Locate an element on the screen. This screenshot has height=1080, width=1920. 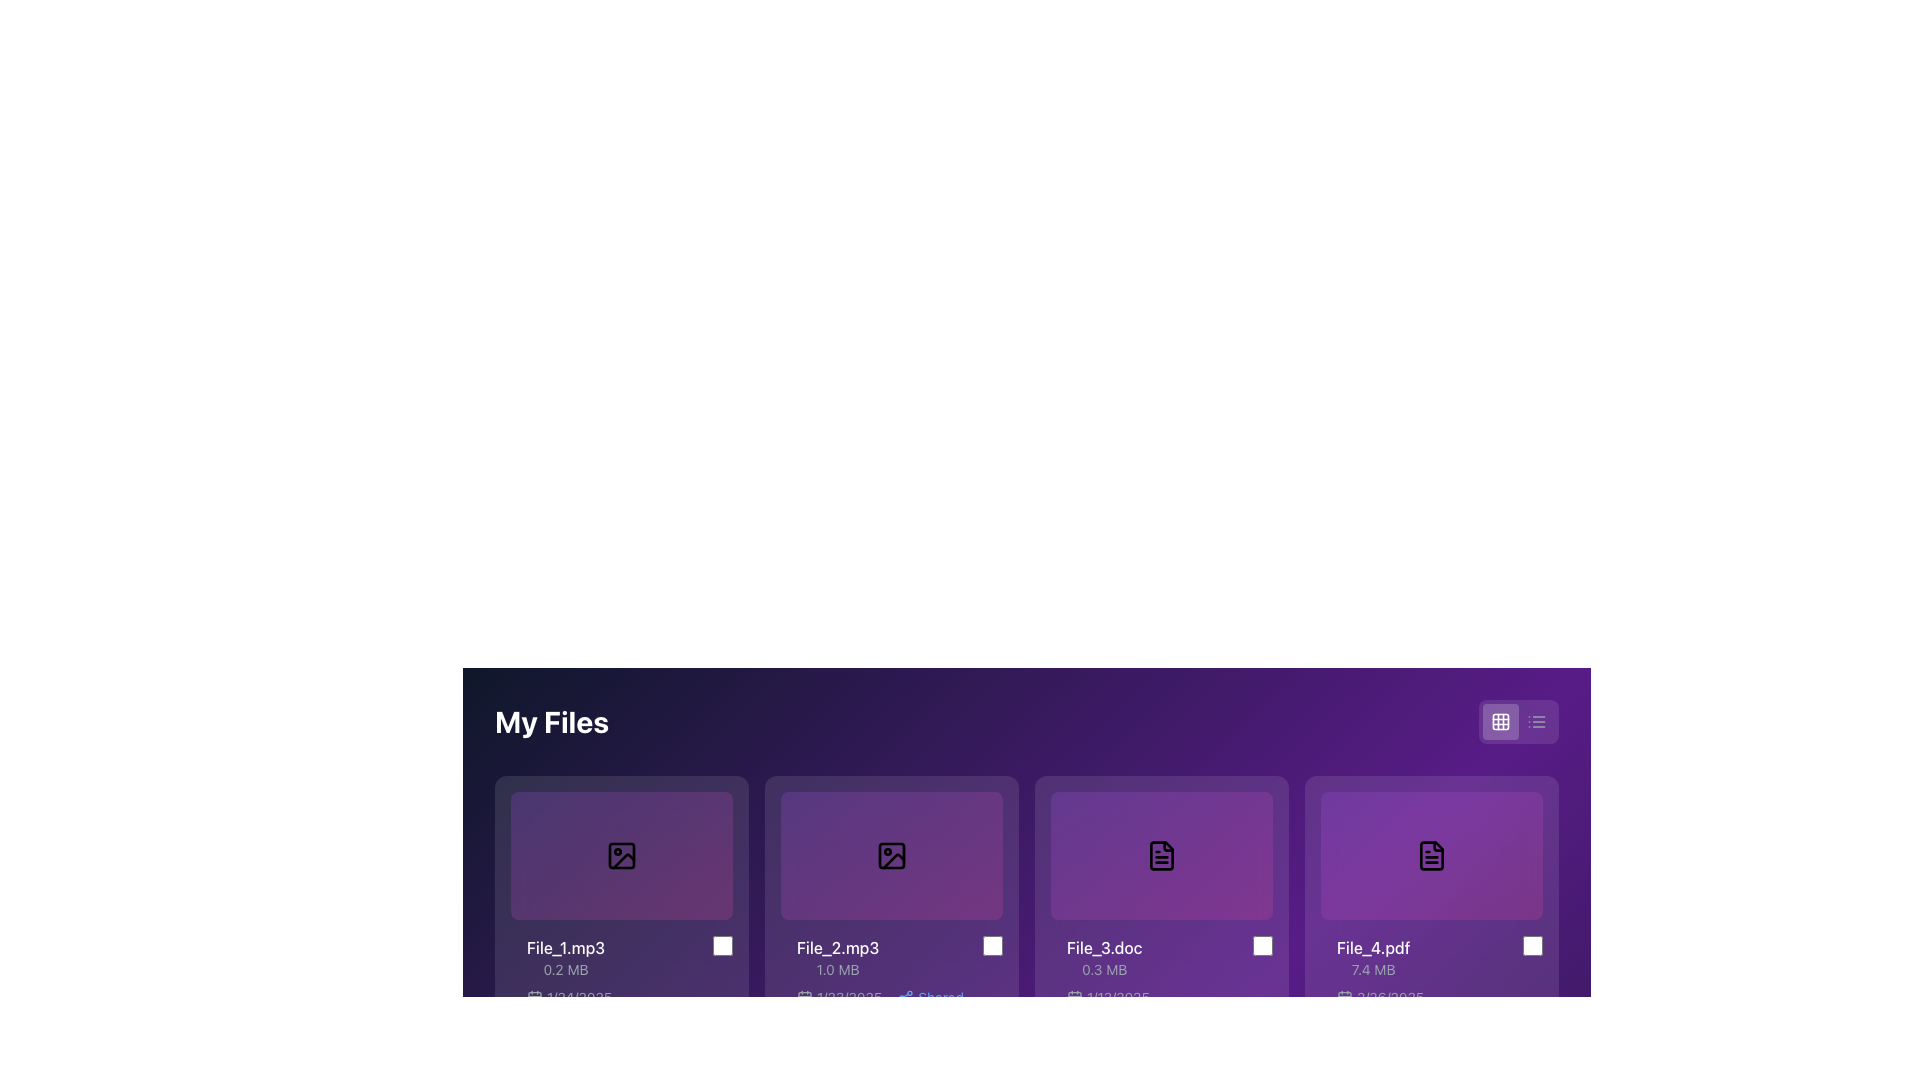
the fourth file preview card in the grid layout is located at coordinates (1430, 855).